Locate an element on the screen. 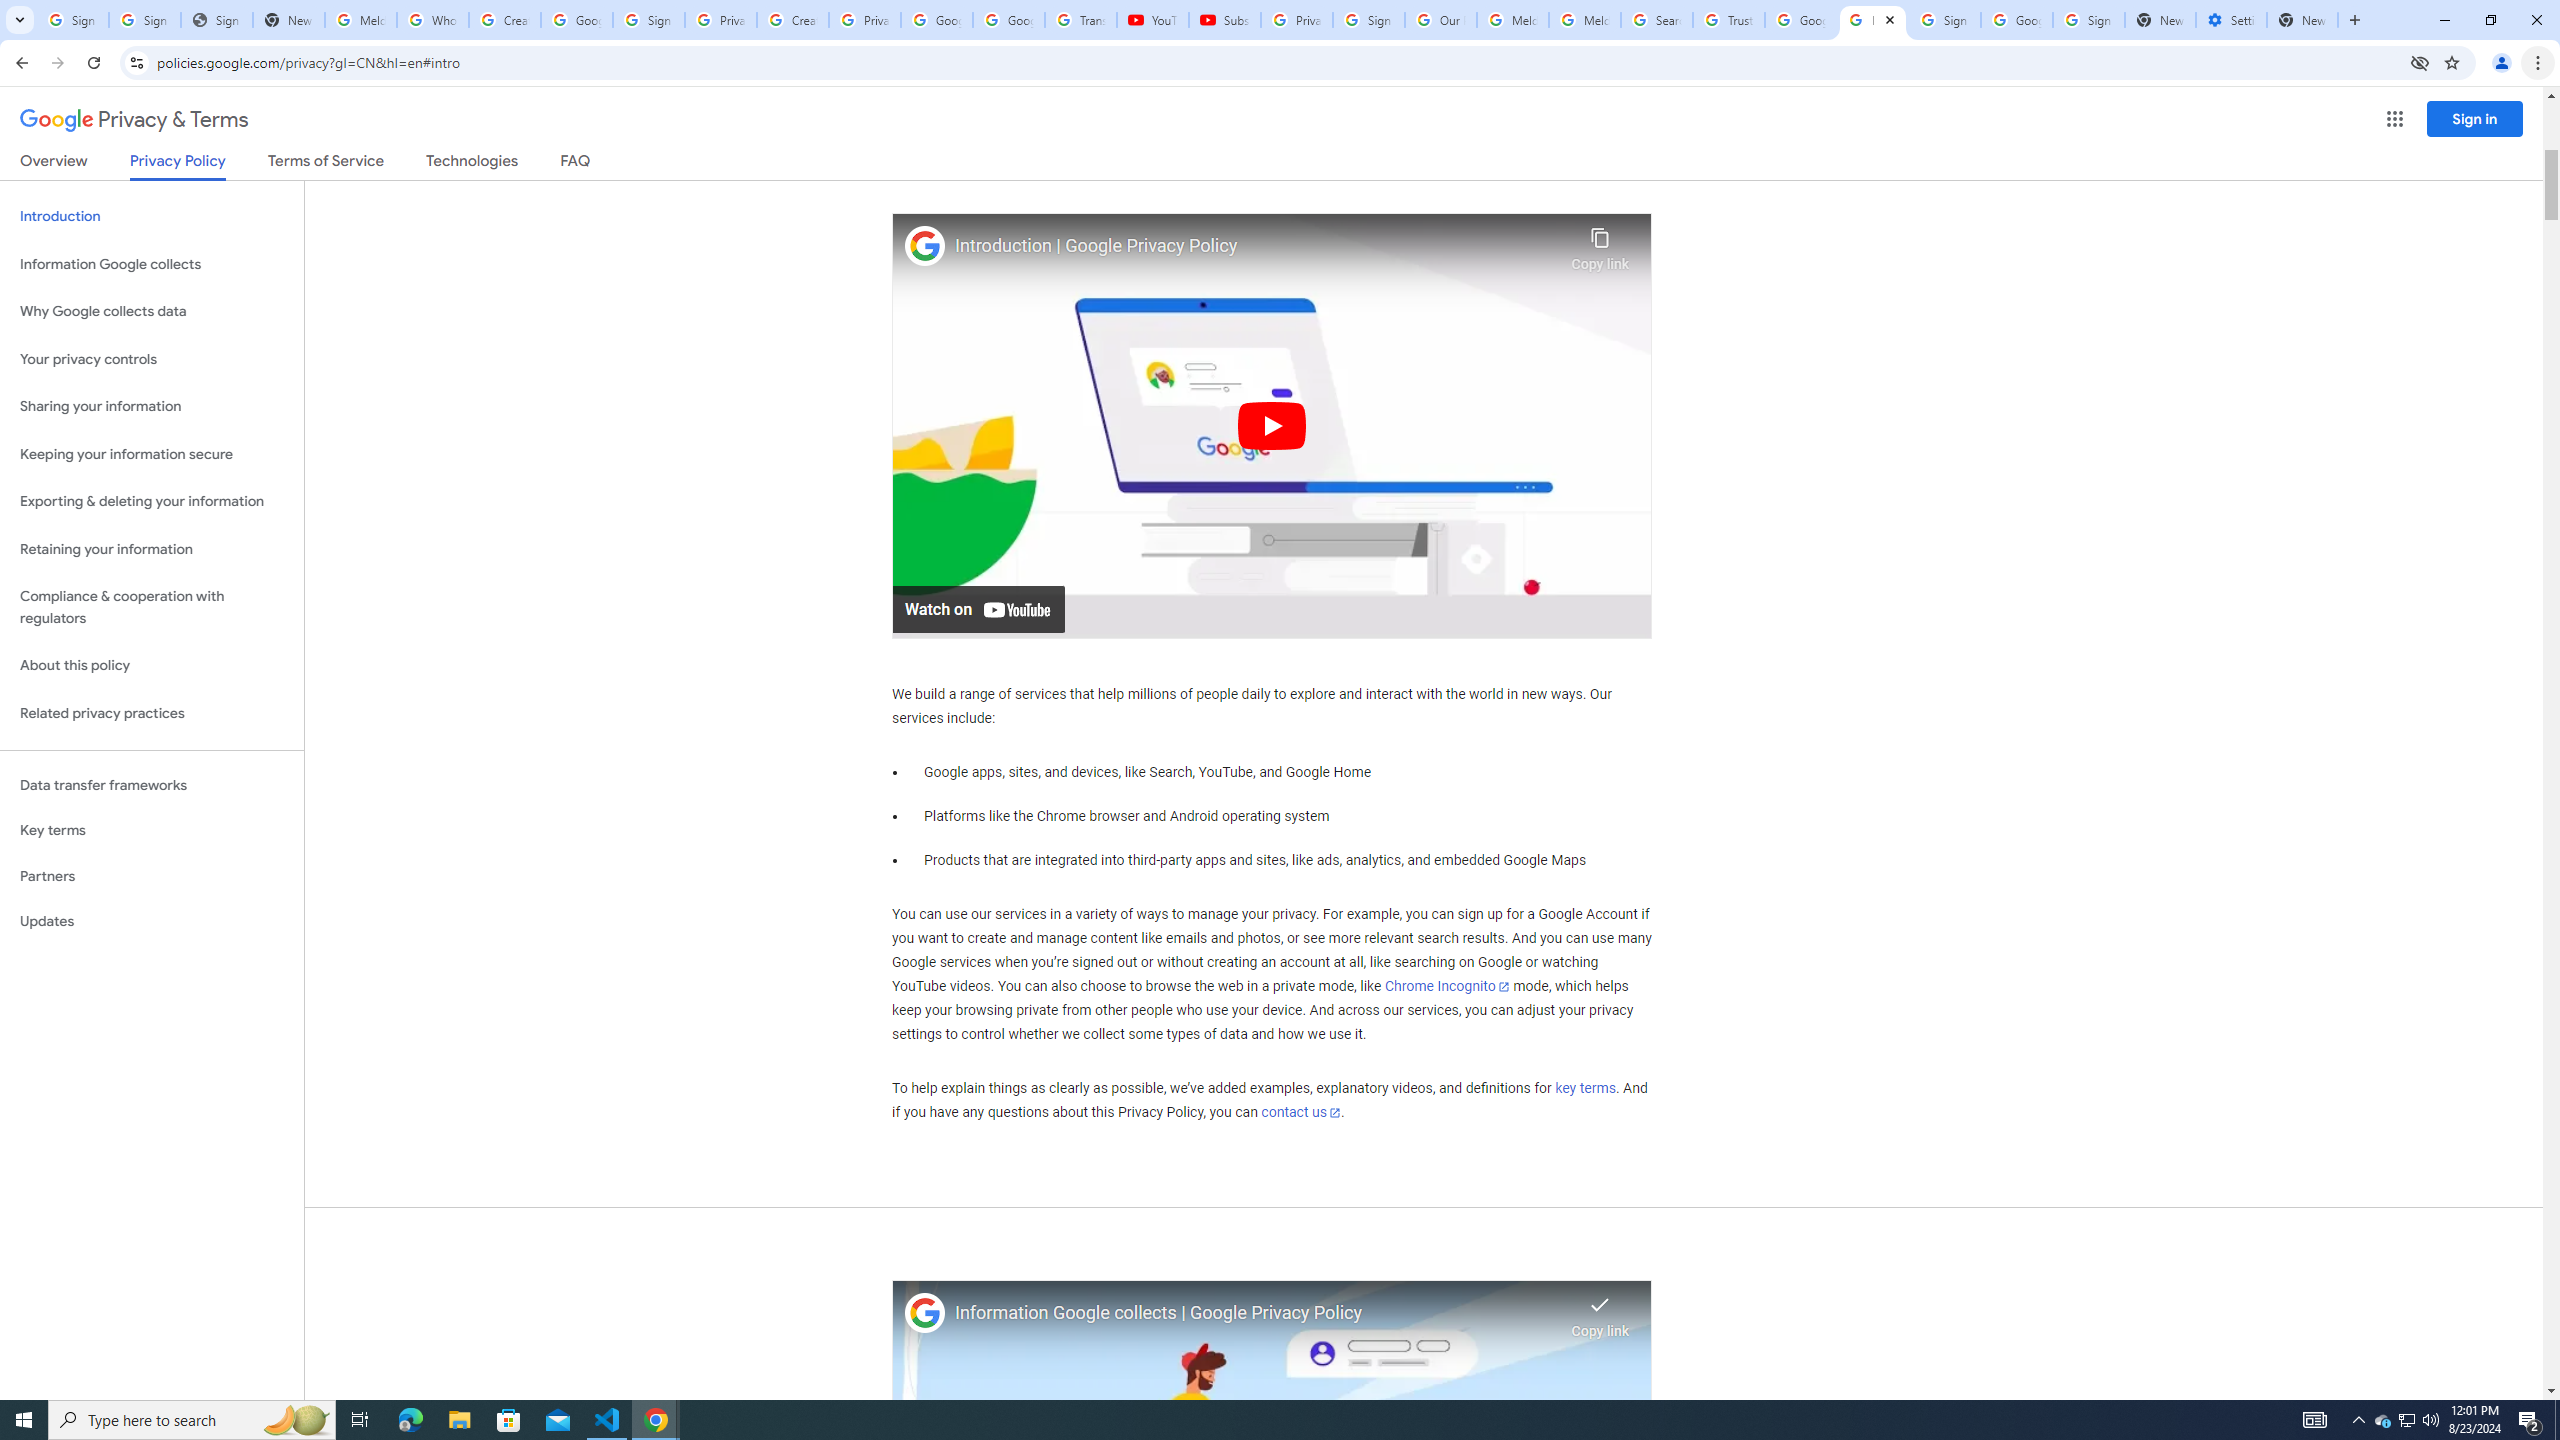 Image resolution: width=2560 pixels, height=1440 pixels. 'Information Google collects' is located at coordinates (151, 264).